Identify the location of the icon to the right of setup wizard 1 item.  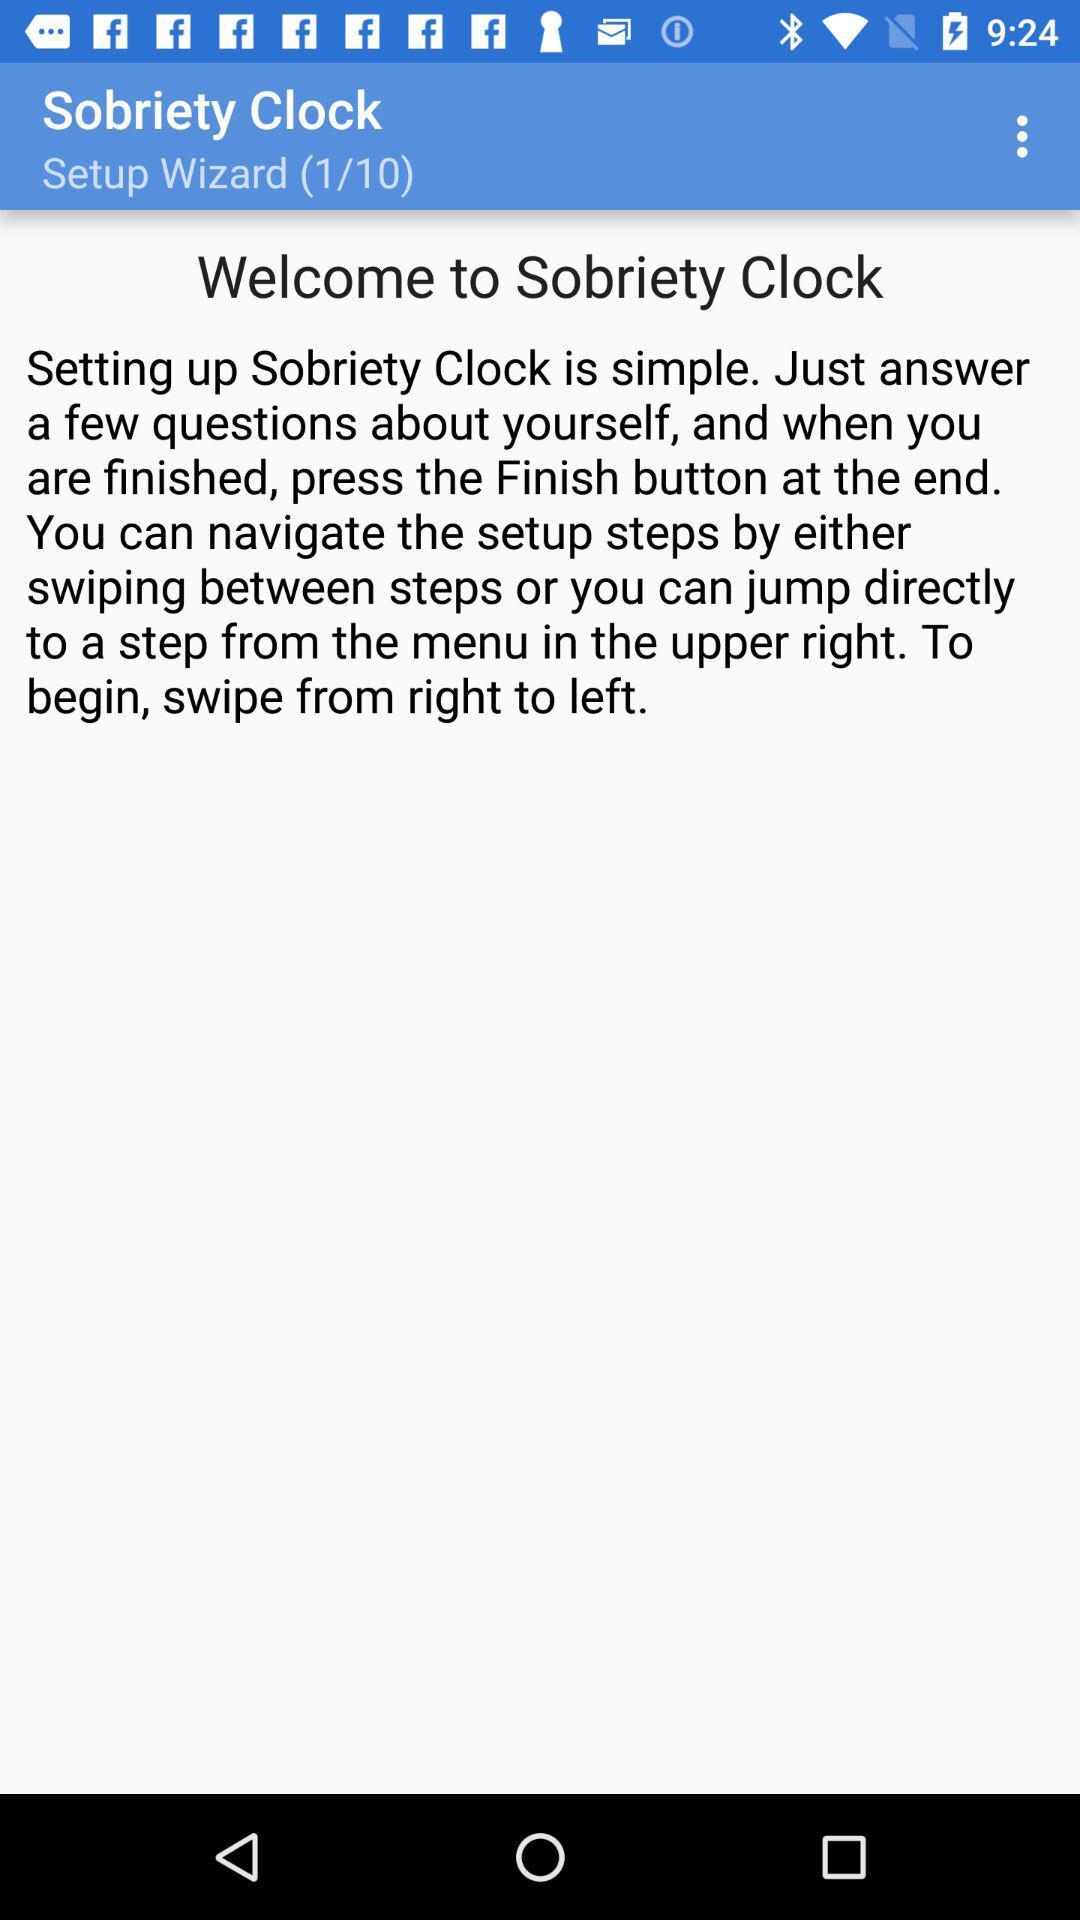
(1027, 135).